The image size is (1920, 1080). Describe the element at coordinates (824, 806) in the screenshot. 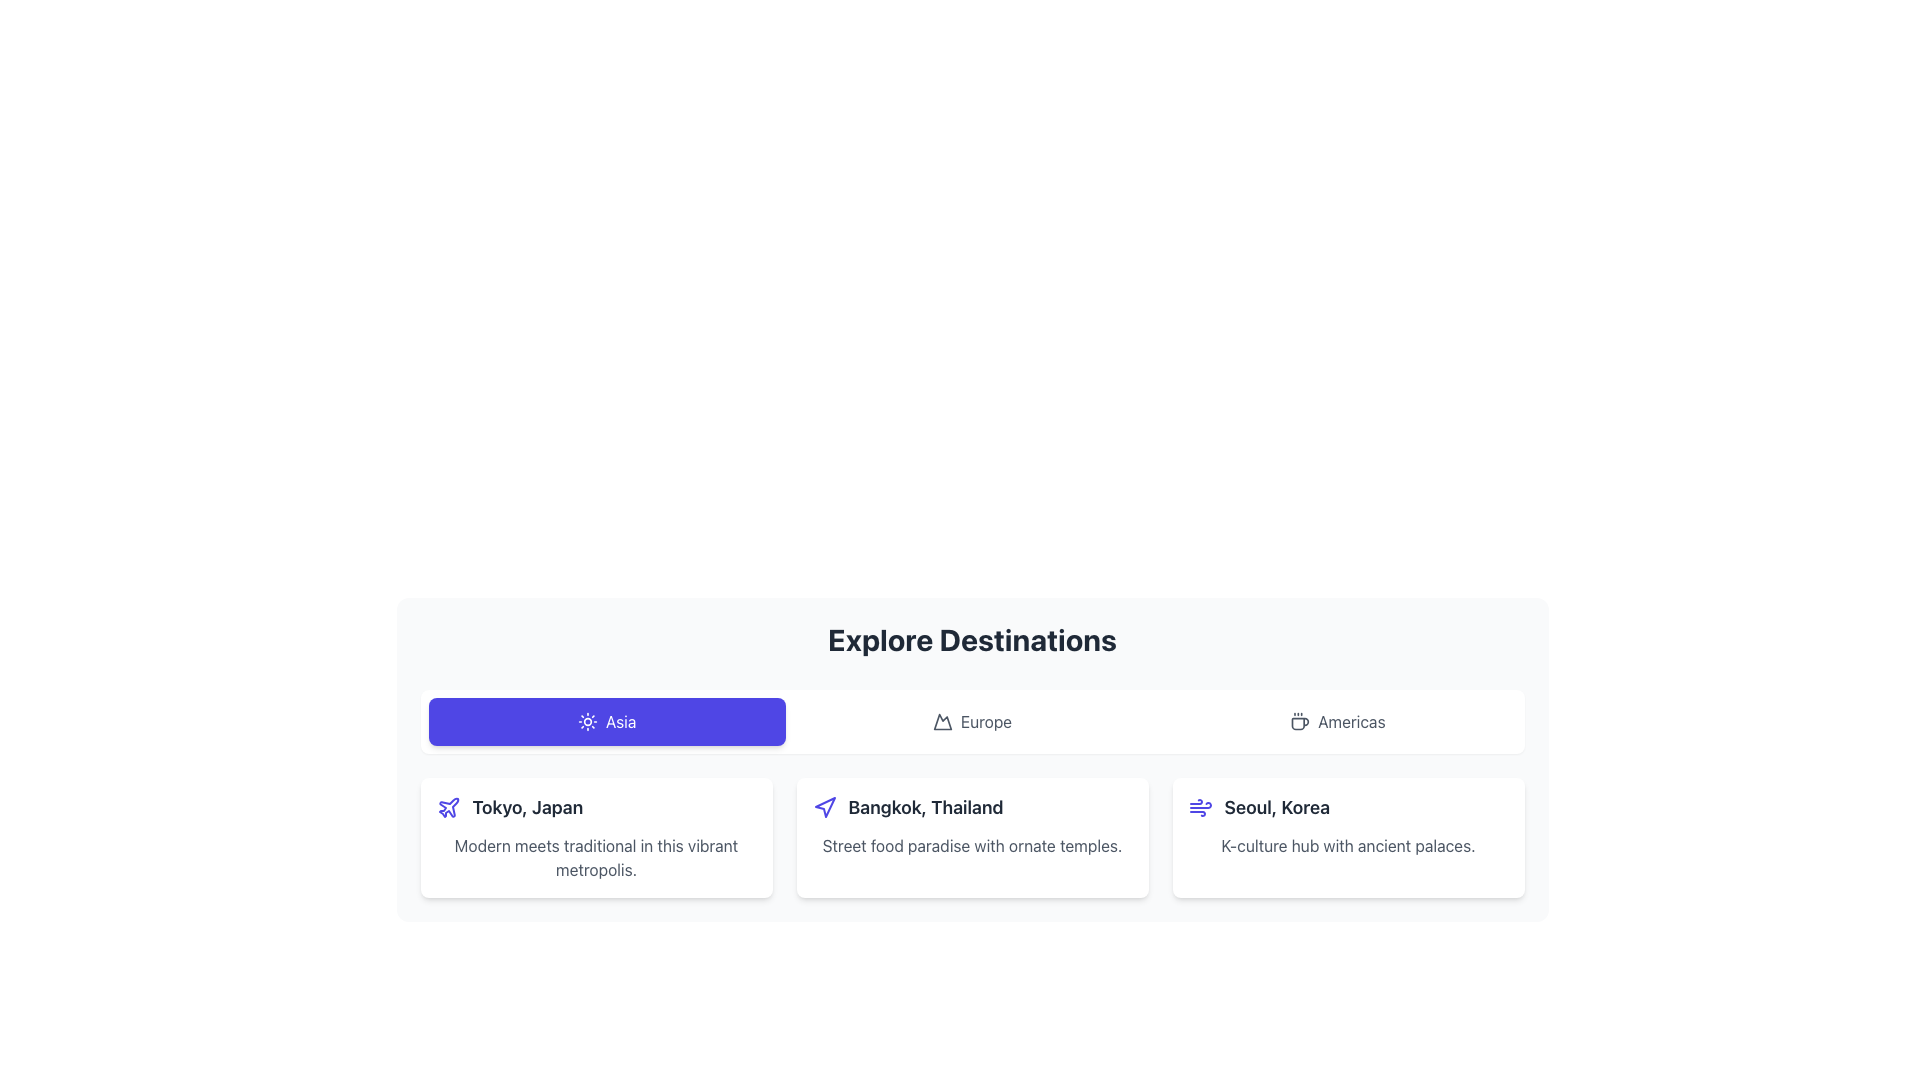

I see `the decorative icon located at the top-left corner of the second card labeled 'Bangkok, Thailand', which symbolizes navigation or travel-related content` at that location.